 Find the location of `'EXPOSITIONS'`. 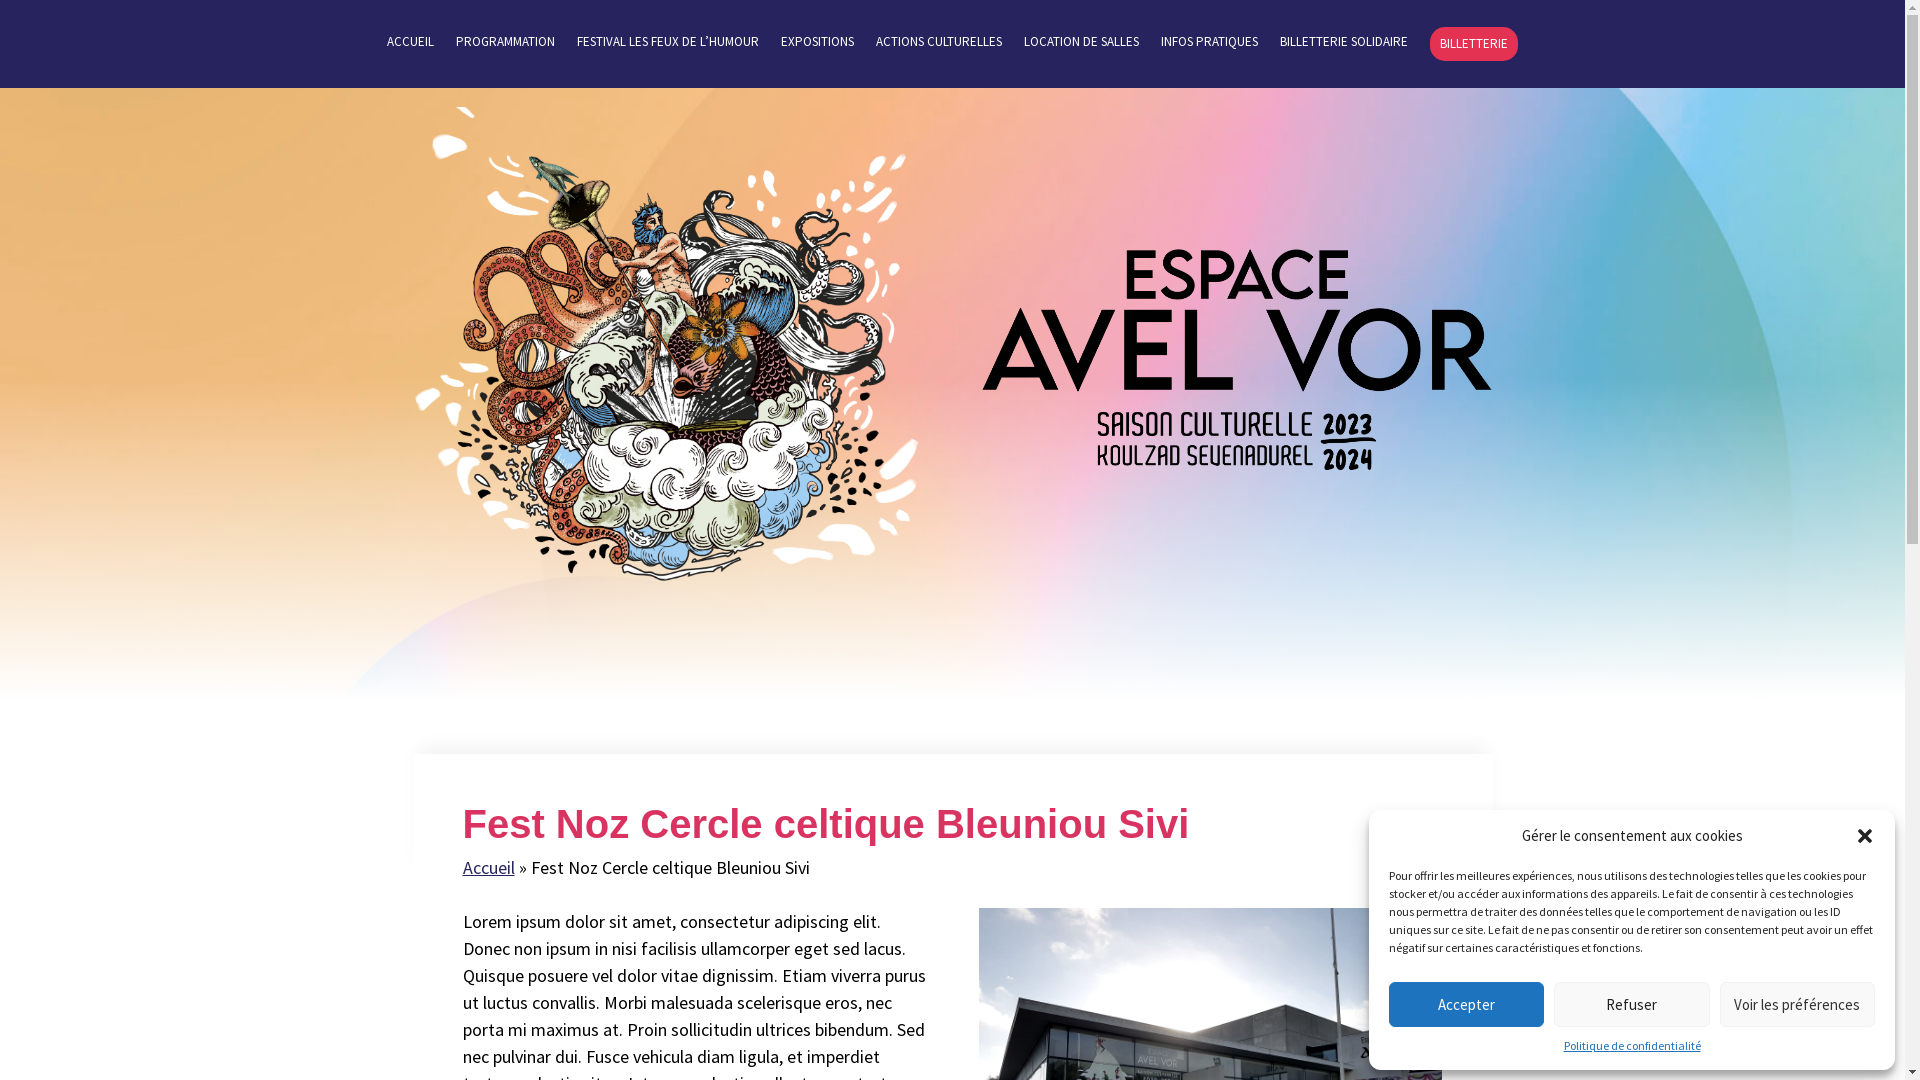

'EXPOSITIONS' is located at coordinates (780, 46).